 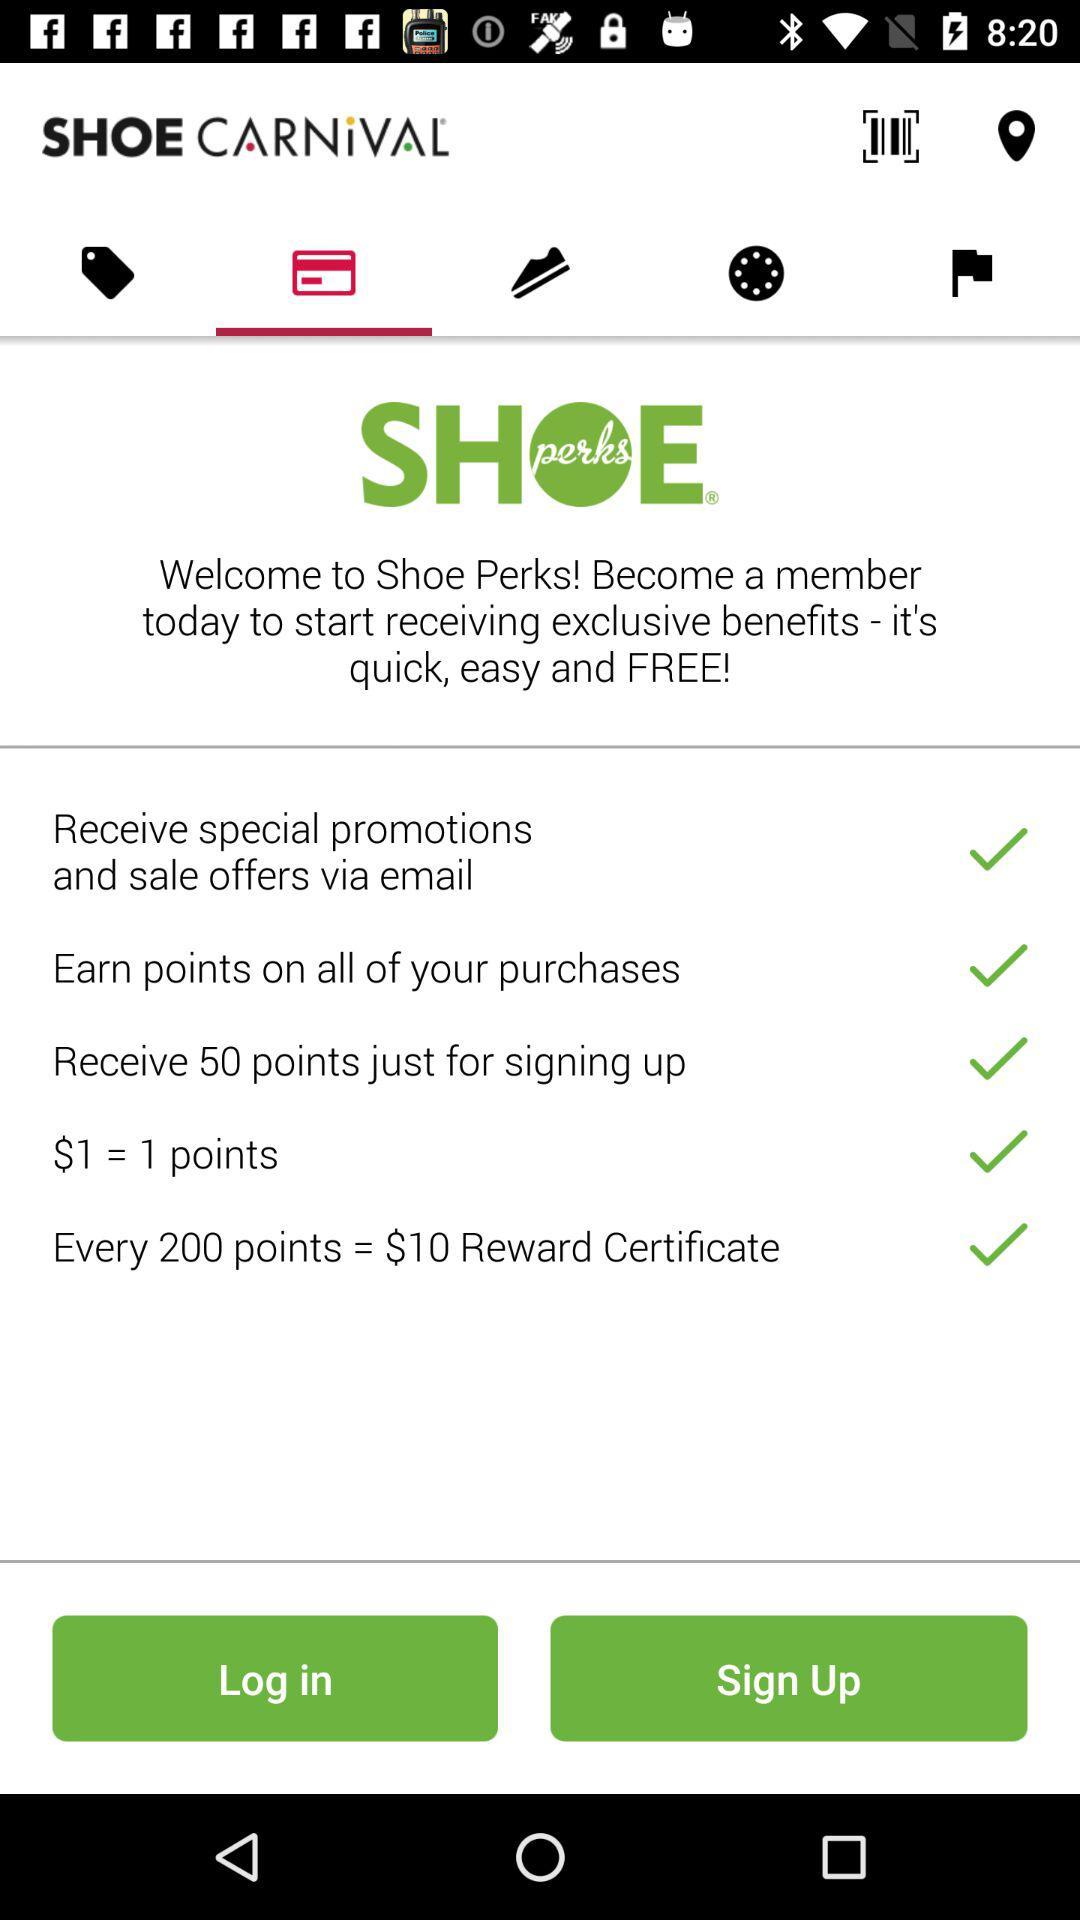 I want to click on location icon which is below 820, so click(x=1017, y=136).